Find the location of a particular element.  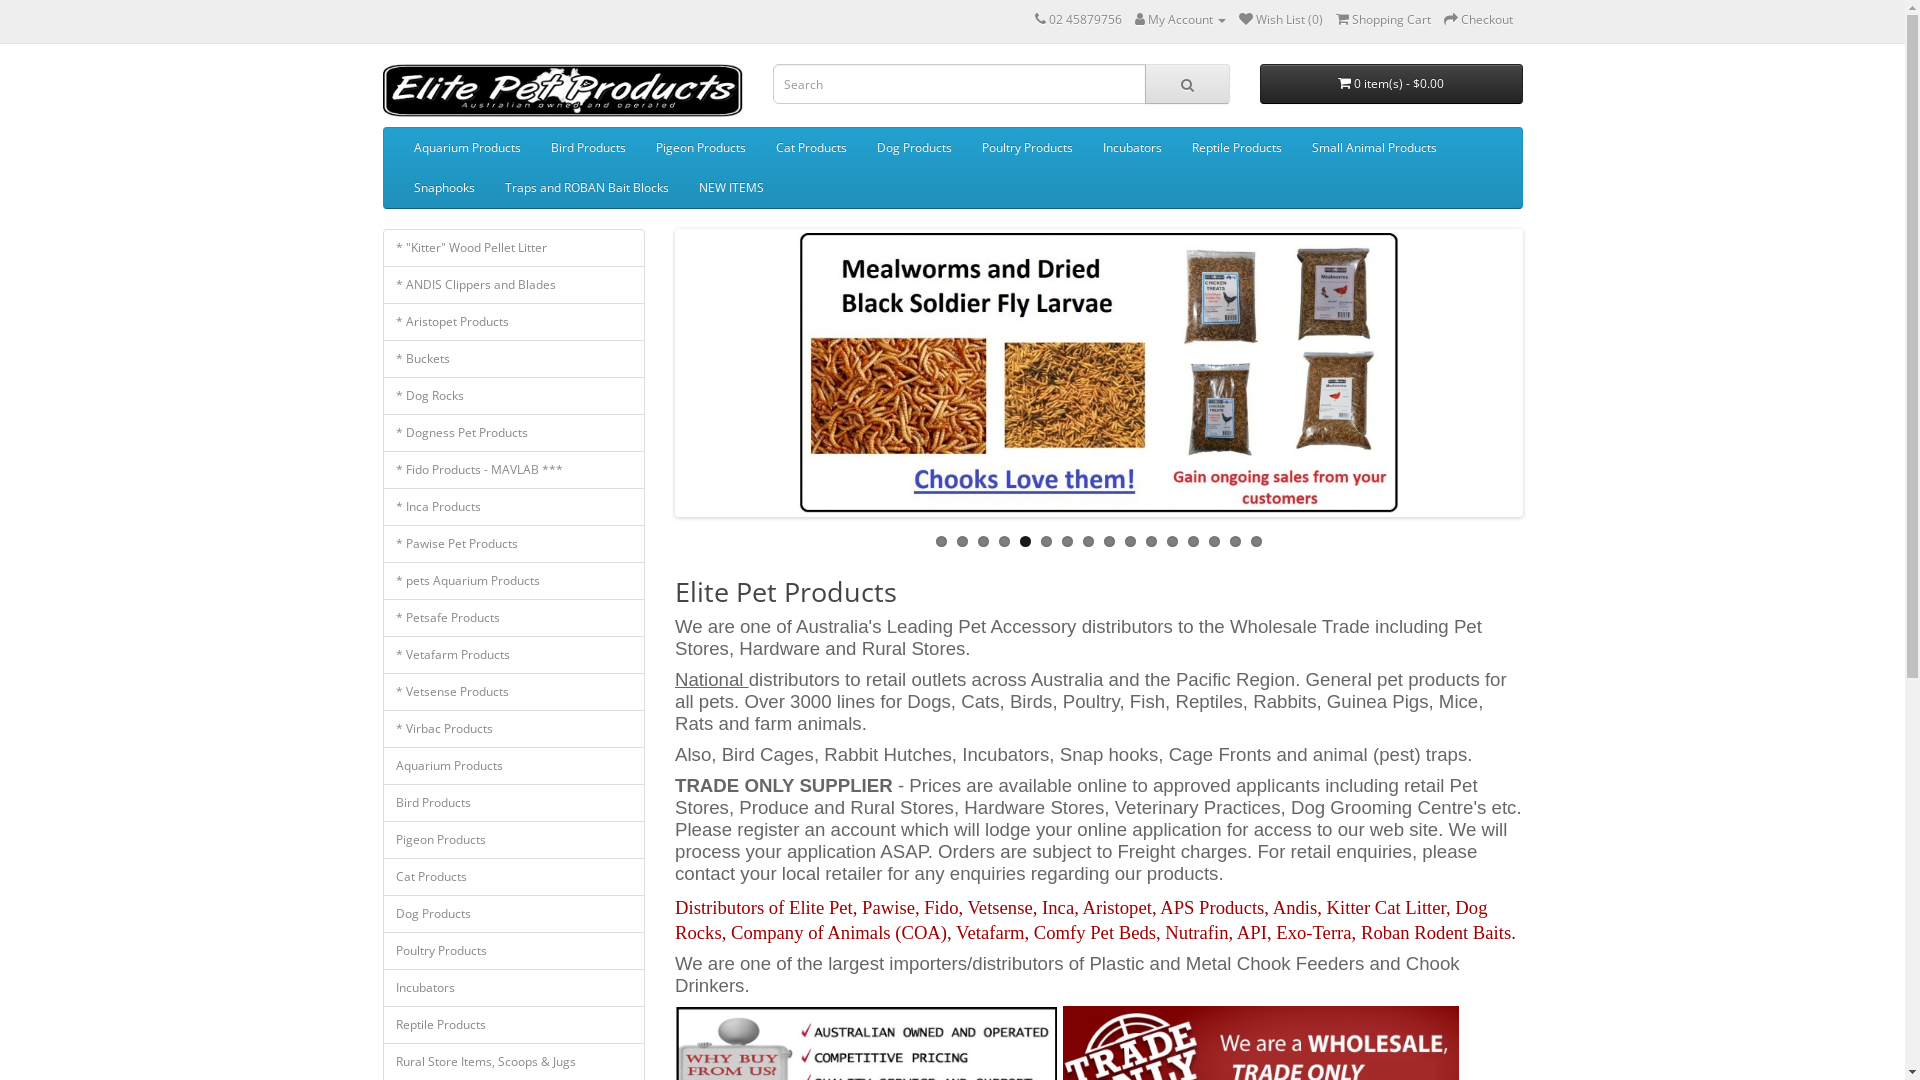

'Incubators' is located at coordinates (1132, 146).